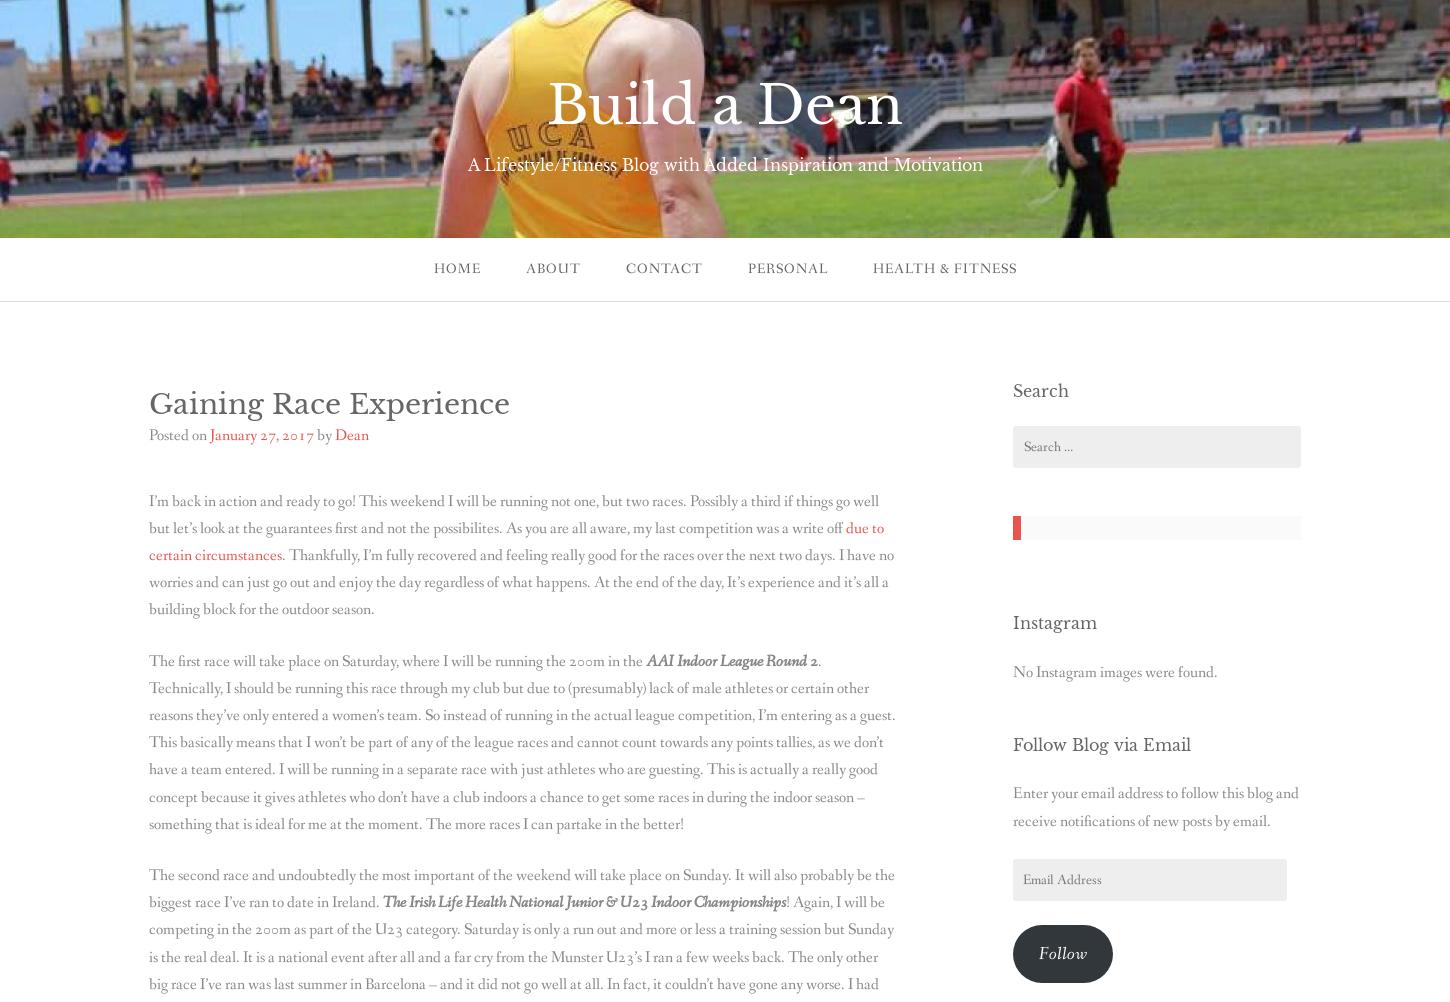 The image size is (1450, 1002). What do you see at coordinates (584, 902) in the screenshot?
I see `'The Irish Life Health National Junior & U23 Indoor Championships'` at bounding box center [584, 902].